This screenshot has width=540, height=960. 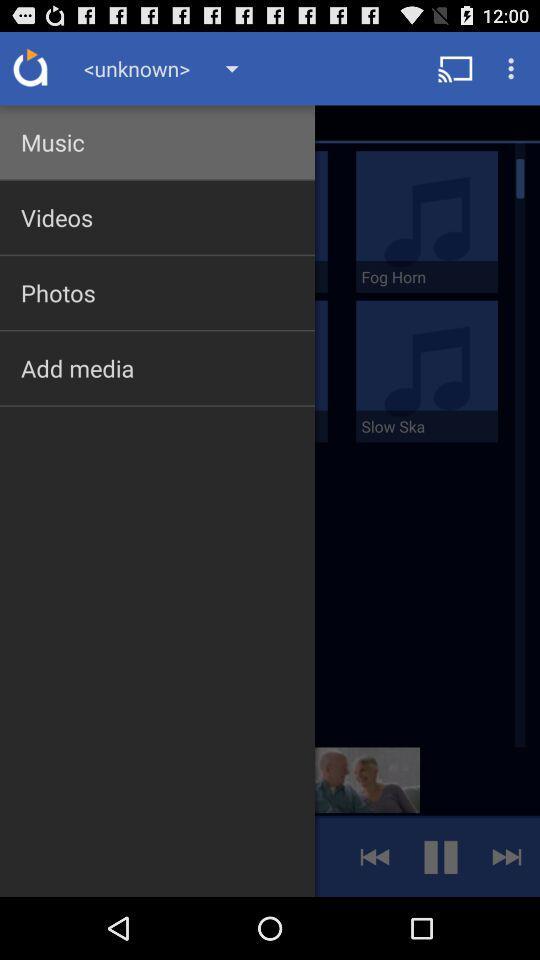 What do you see at coordinates (507, 917) in the screenshot?
I see `the skip_next icon` at bounding box center [507, 917].